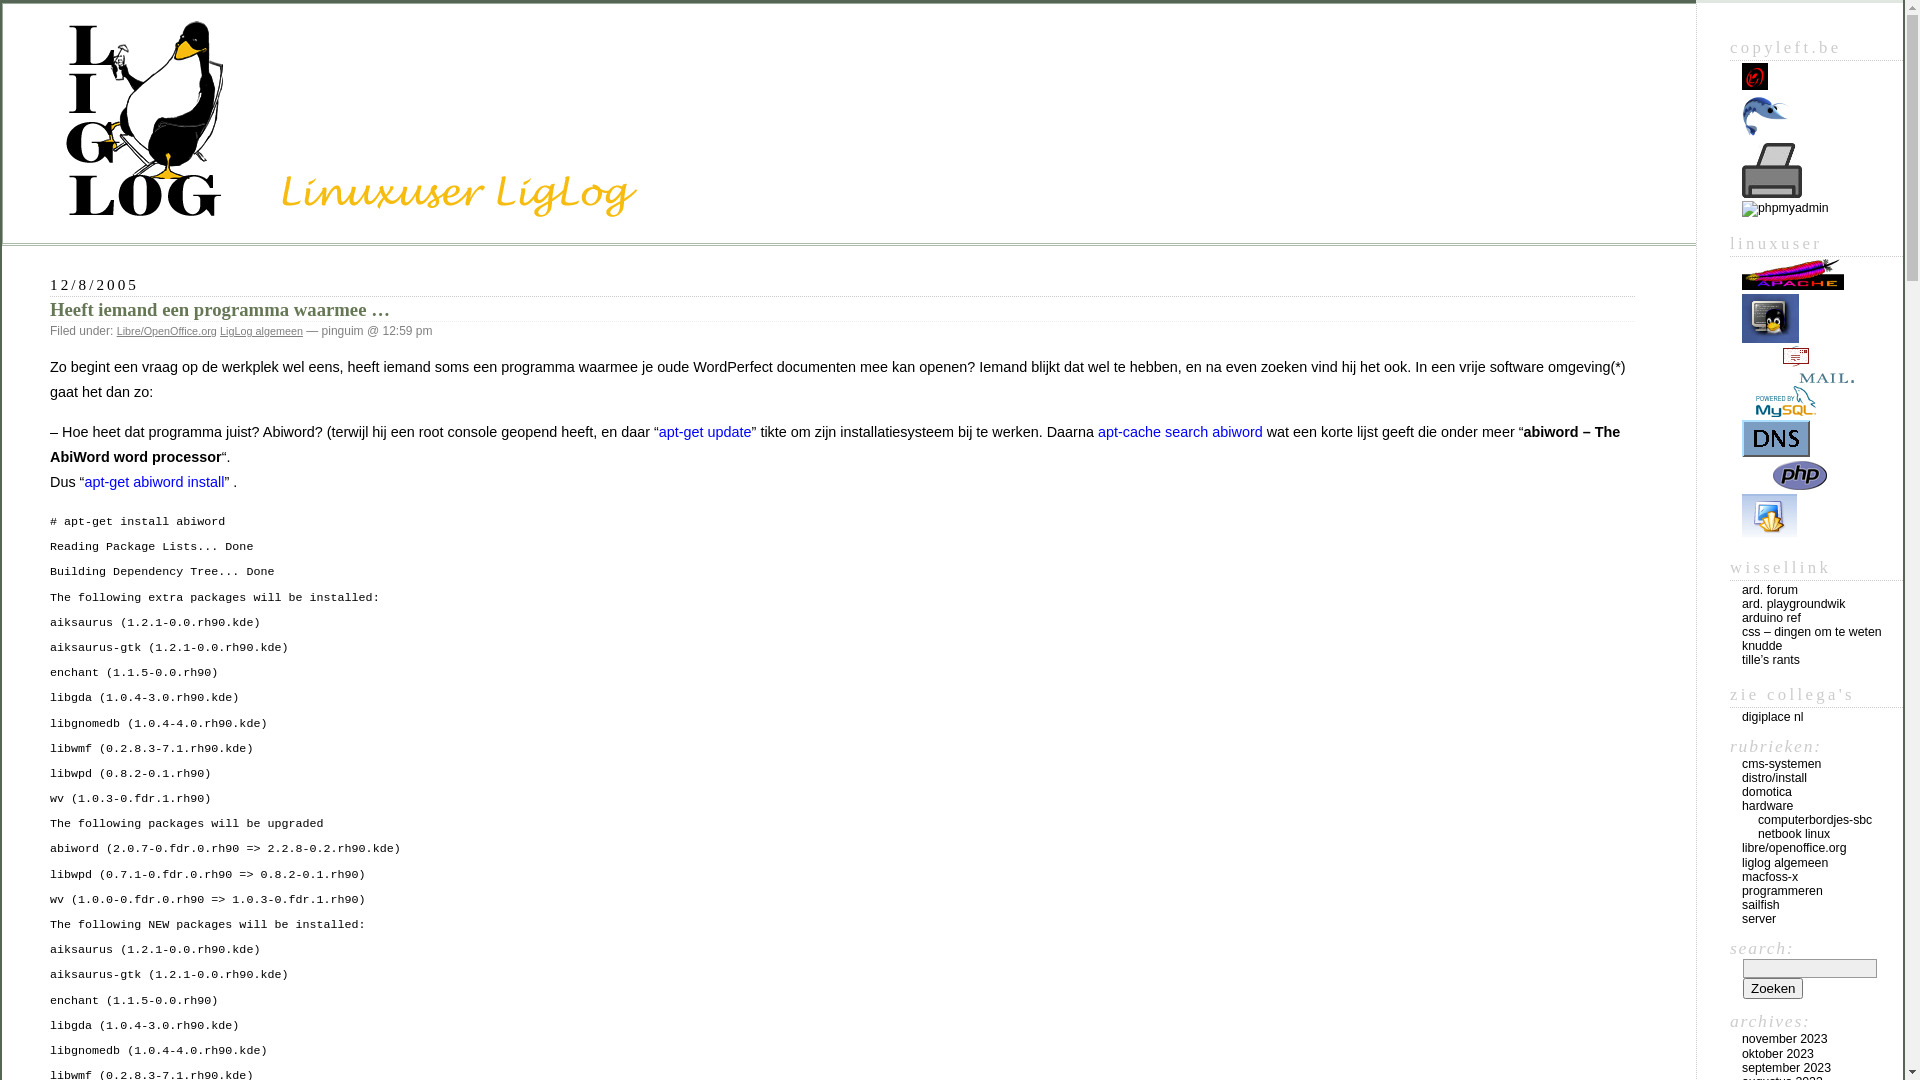 The width and height of the screenshot is (1920, 1080). Describe the element at coordinates (1777, 1052) in the screenshot. I see `'oktober 2023'` at that location.